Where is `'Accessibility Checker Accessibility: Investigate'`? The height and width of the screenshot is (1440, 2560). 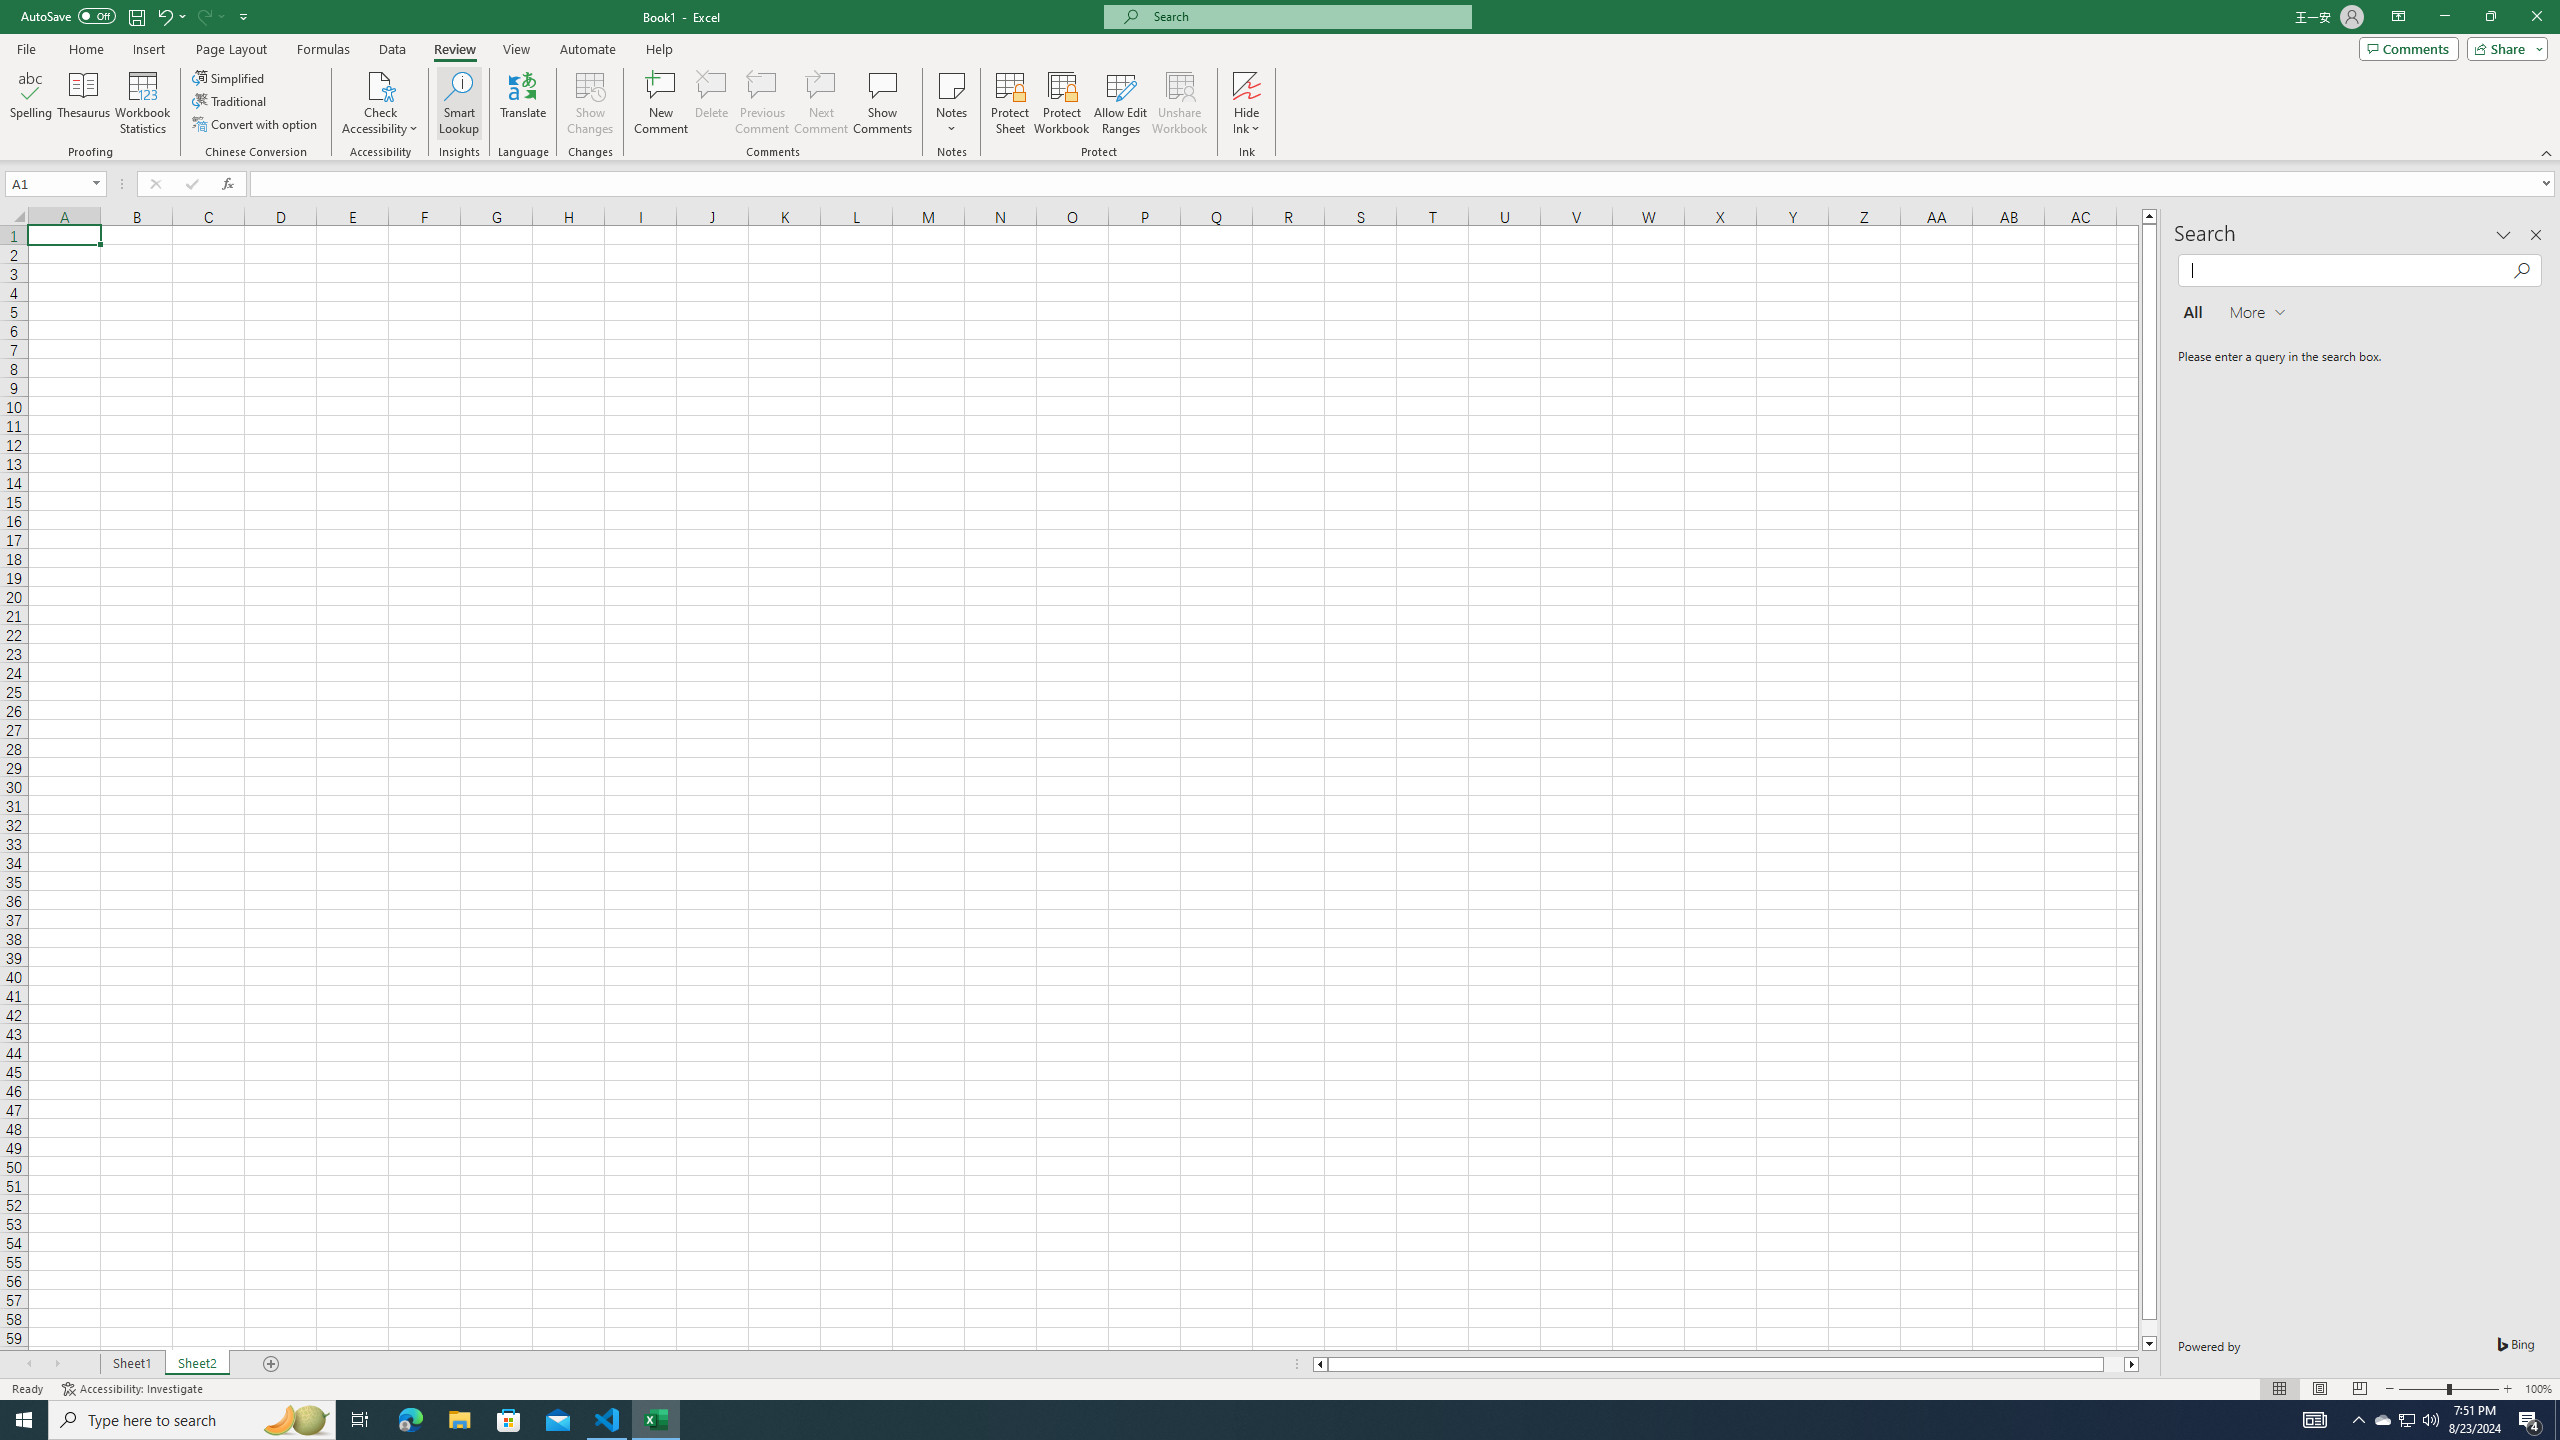
'Accessibility Checker Accessibility: Investigate' is located at coordinates (134, 1389).